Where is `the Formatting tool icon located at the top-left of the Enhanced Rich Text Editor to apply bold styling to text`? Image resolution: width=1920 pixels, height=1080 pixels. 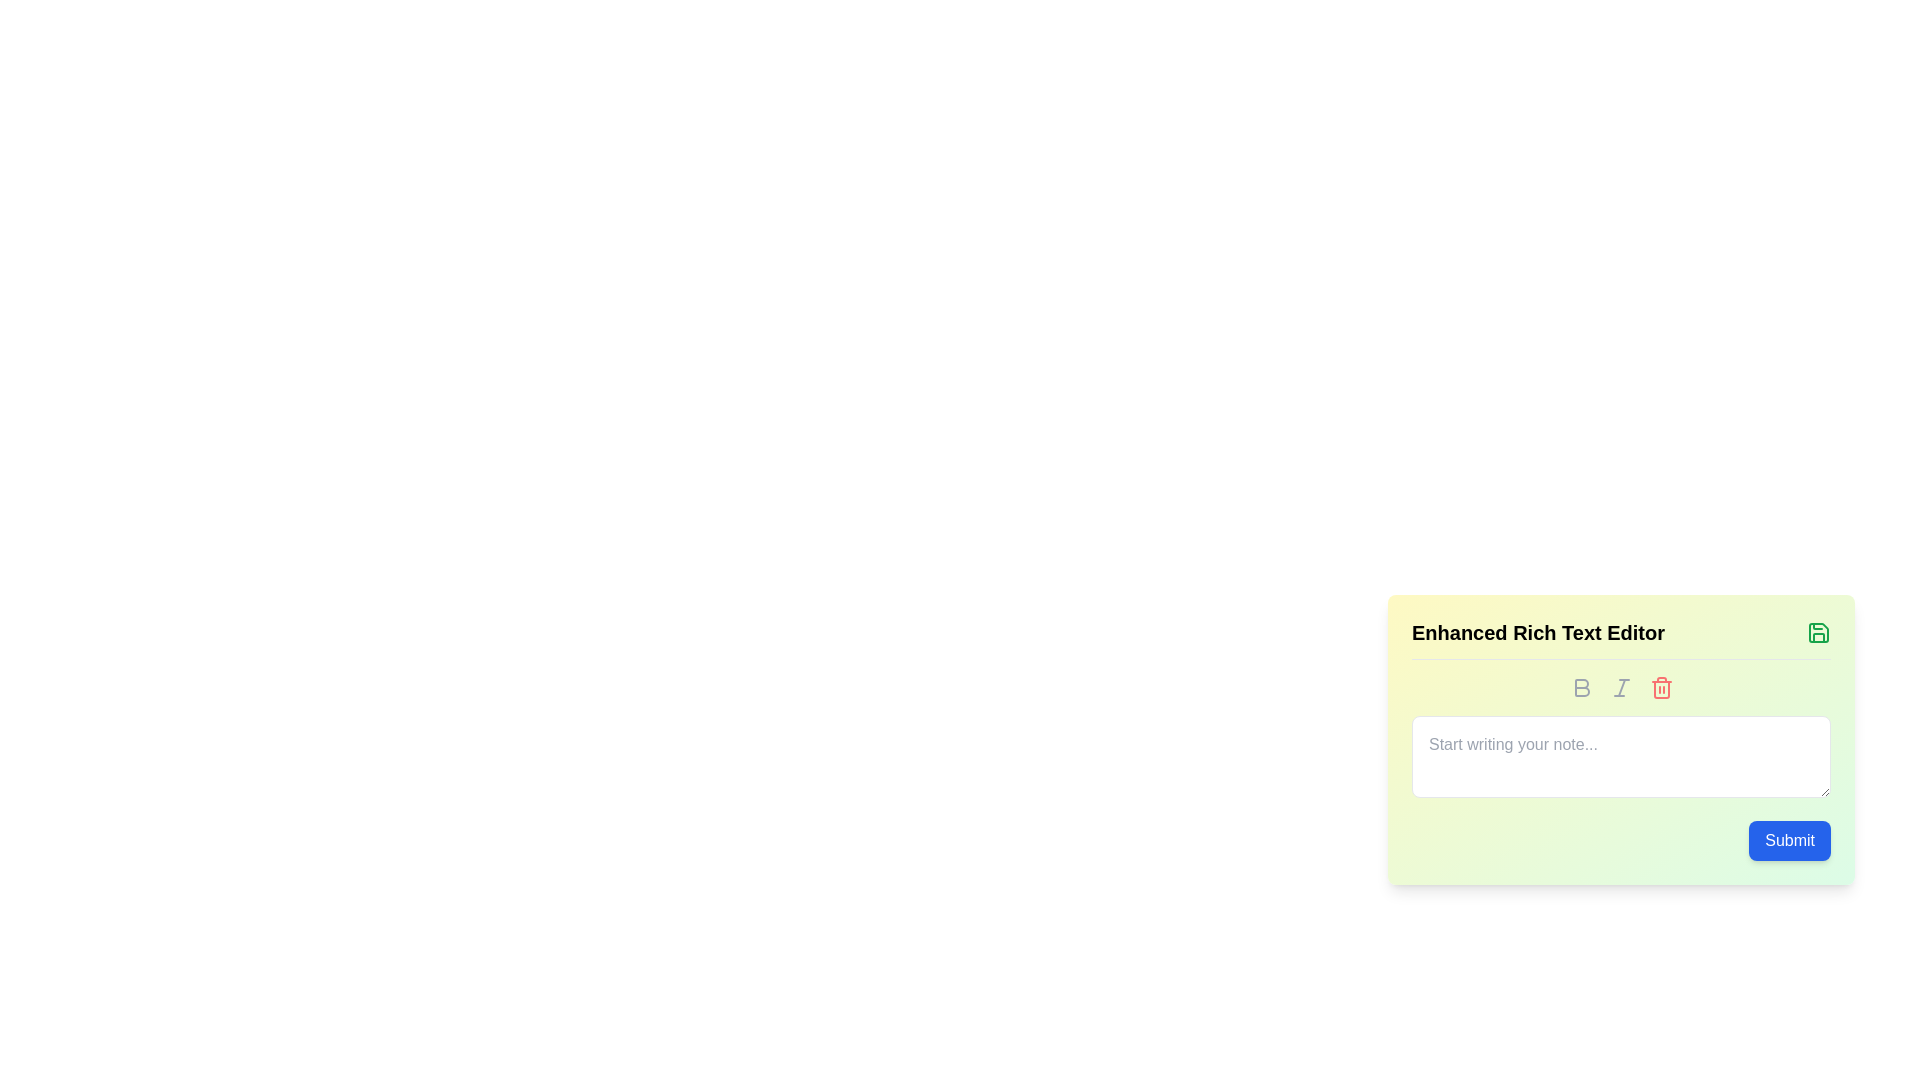 the Formatting tool icon located at the top-left of the Enhanced Rich Text Editor to apply bold styling to text is located at coordinates (1581, 686).